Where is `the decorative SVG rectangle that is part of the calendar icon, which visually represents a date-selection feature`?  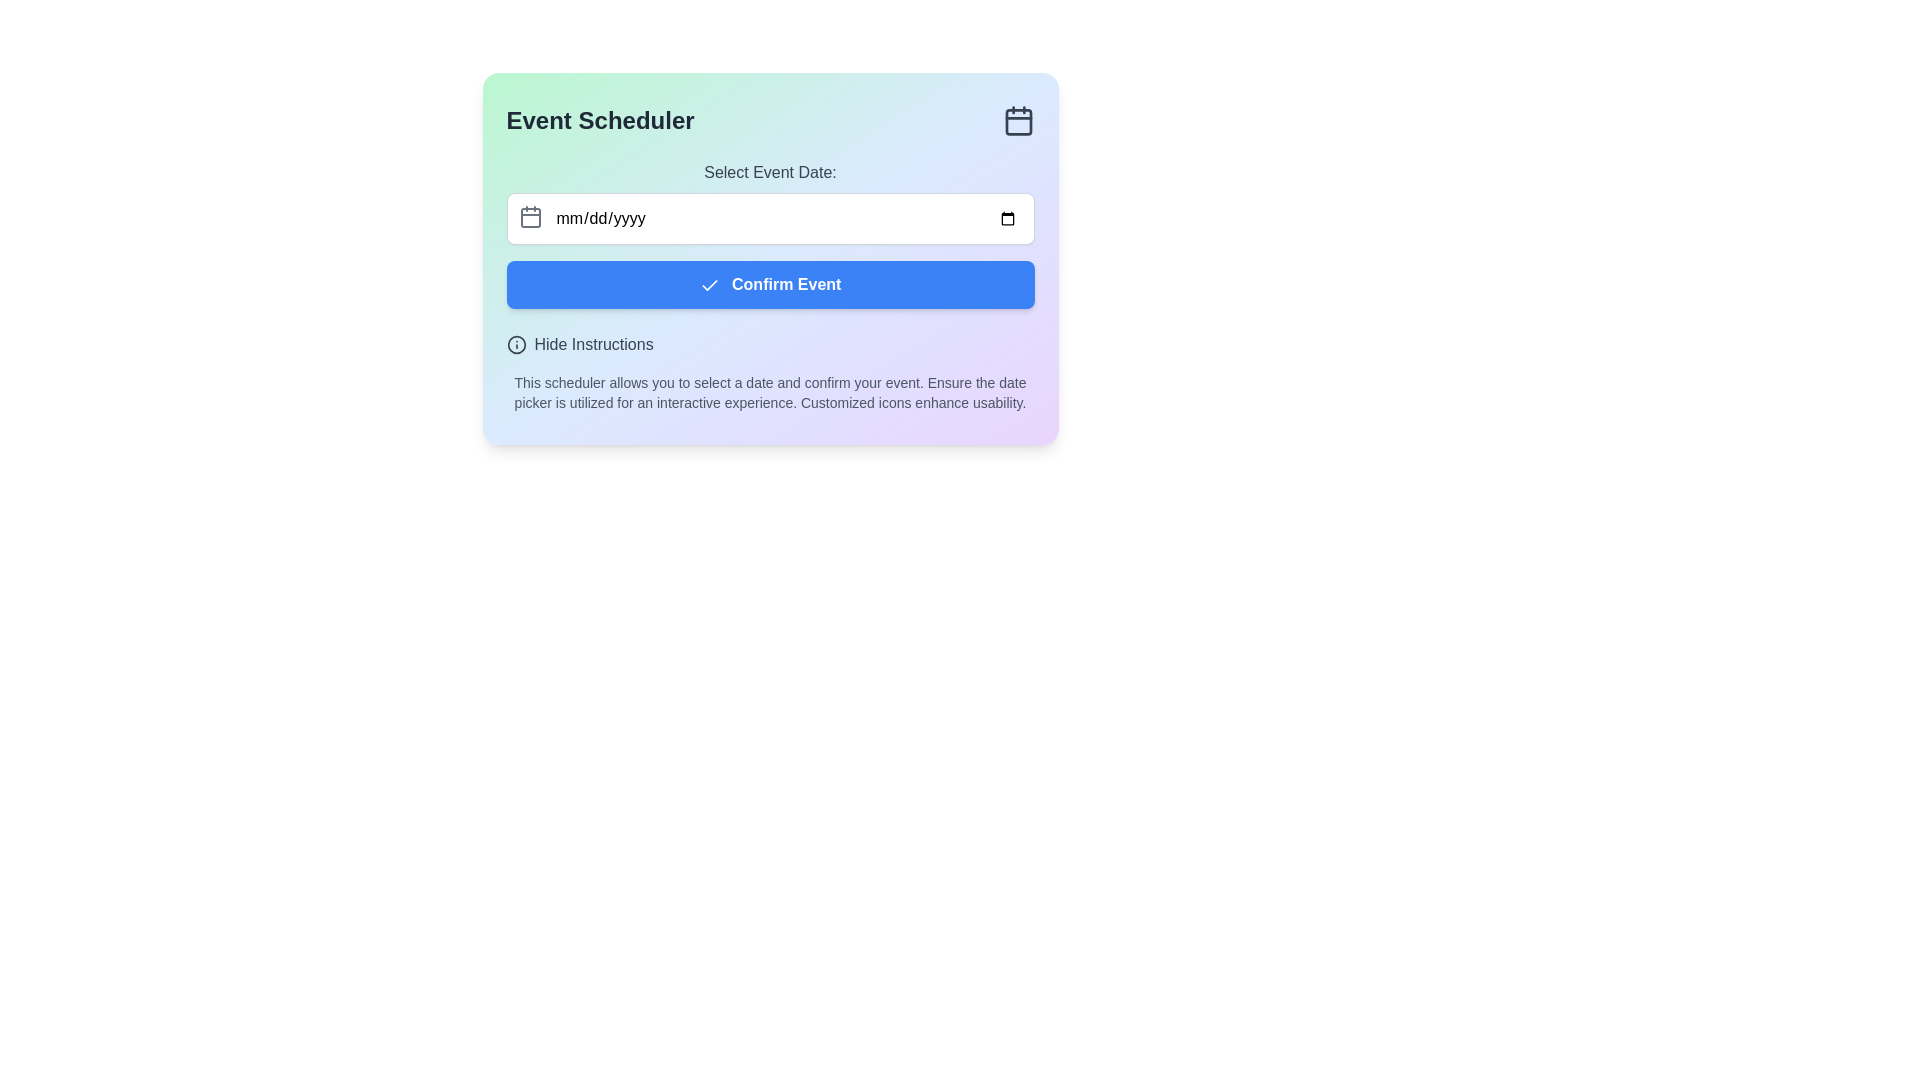 the decorative SVG rectangle that is part of the calendar icon, which visually represents a date-selection feature is located at coordinates (530, 218).